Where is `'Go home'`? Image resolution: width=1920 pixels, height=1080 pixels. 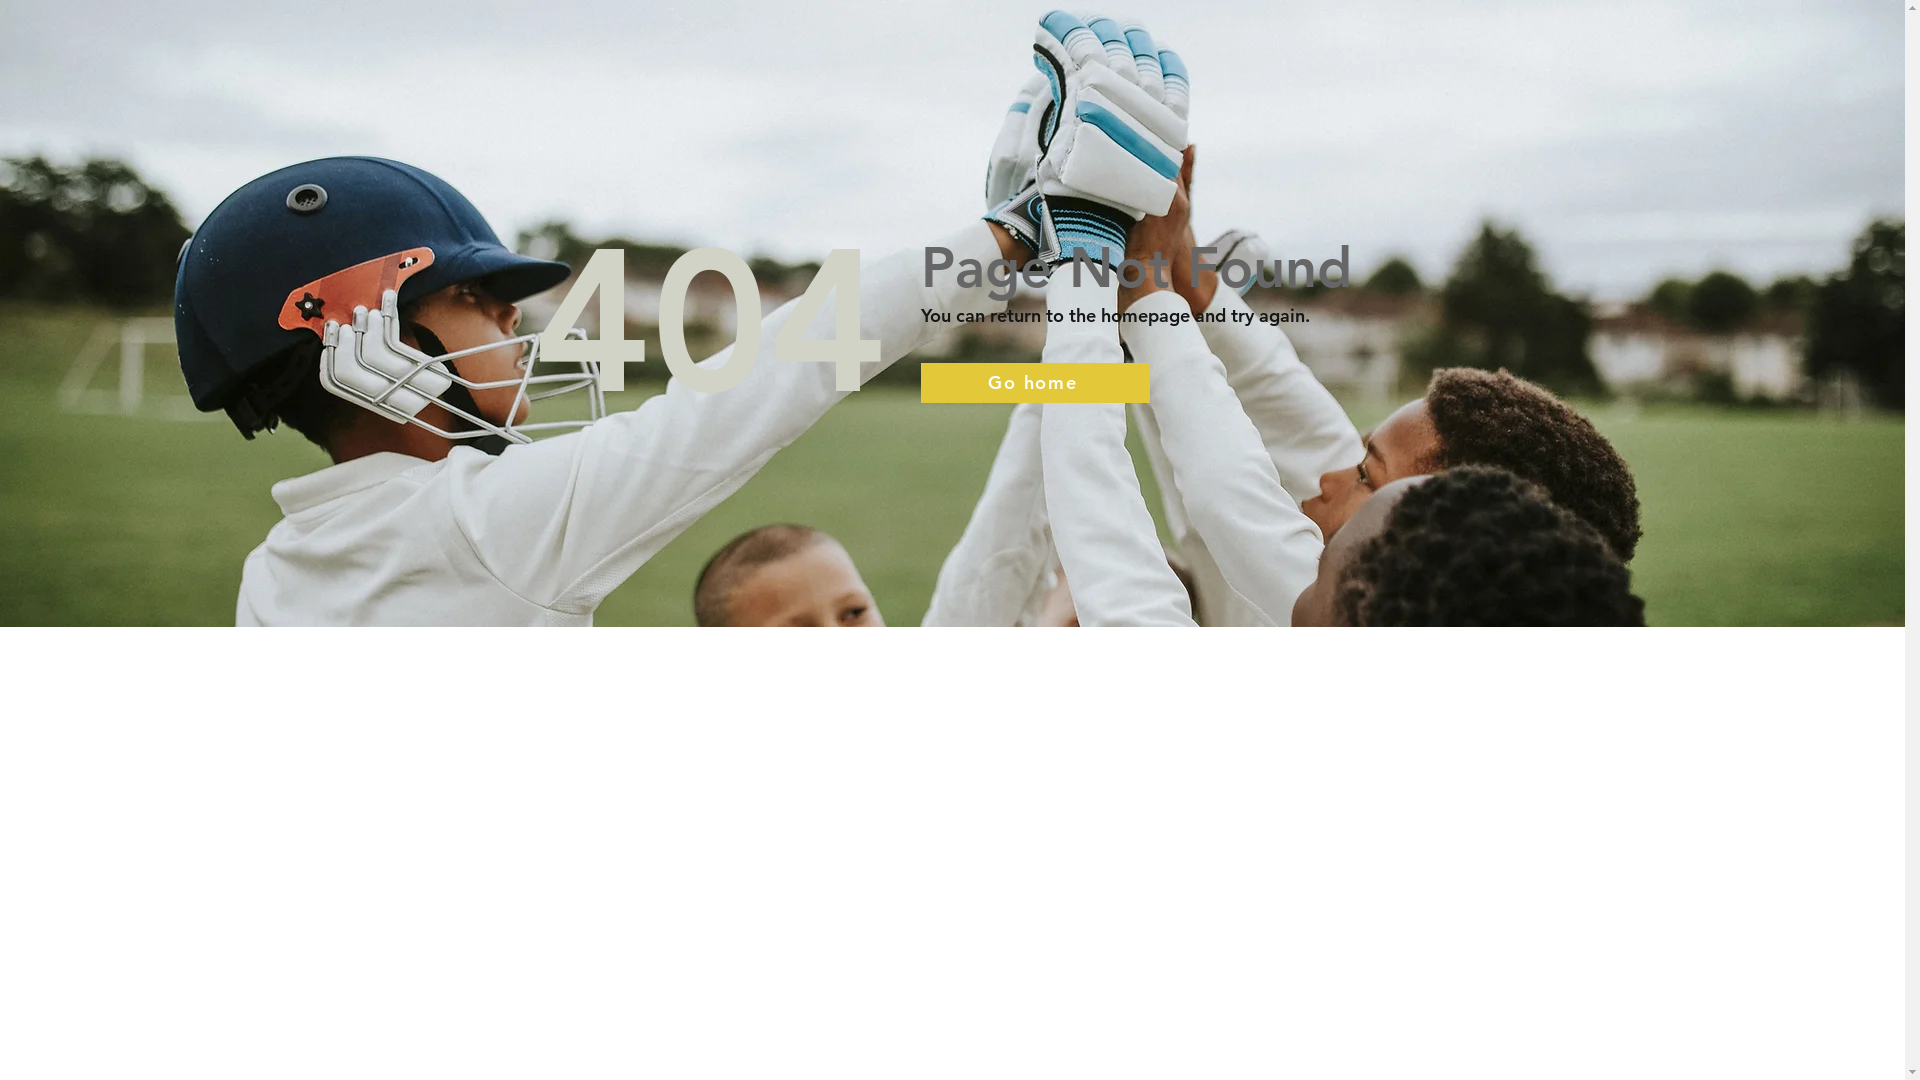
'Go home' is located at coordinates (1034, 382).